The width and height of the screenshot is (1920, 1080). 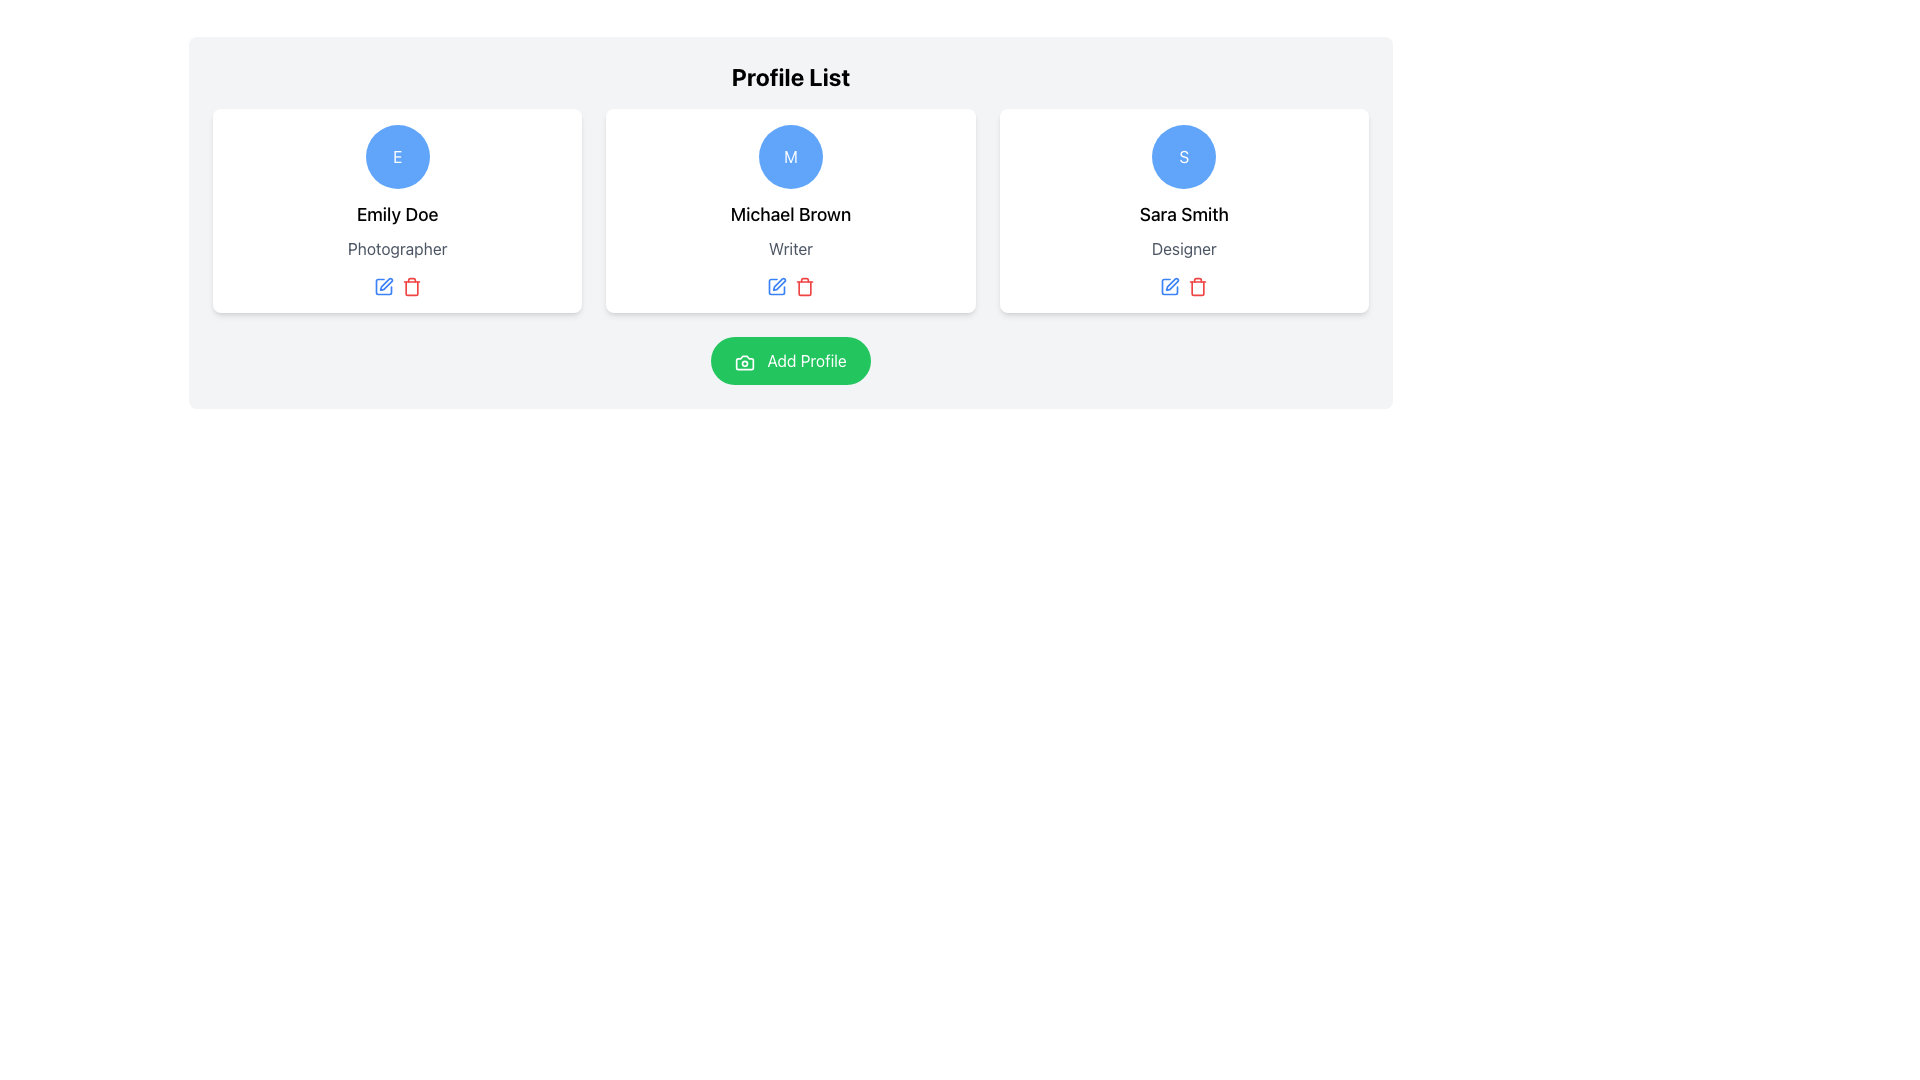 I want to click on the text label displaying the user's name 'Michael Brown', which is located below the circular avatar with the letter 'M' and above the label 'Writer', so click(x=790, y=215).